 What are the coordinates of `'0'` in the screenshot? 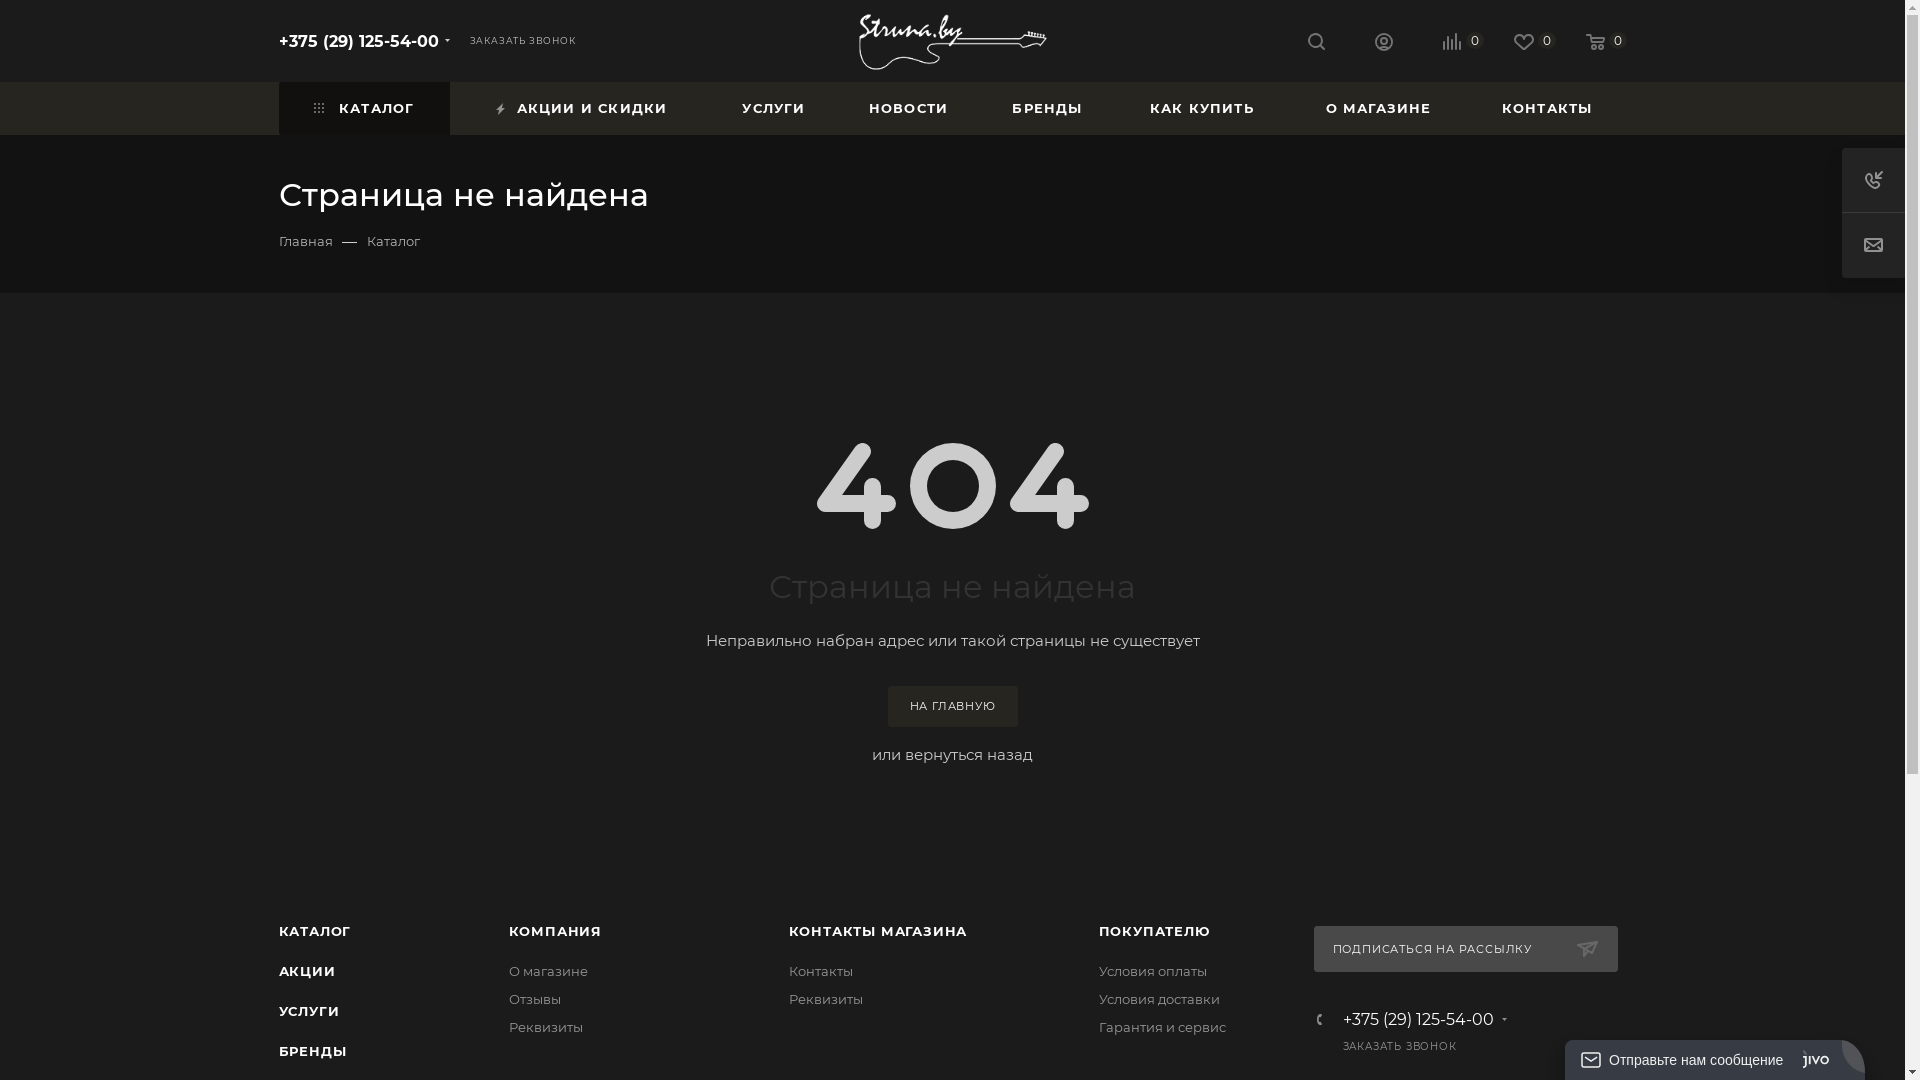 It's located at (1554, 42).